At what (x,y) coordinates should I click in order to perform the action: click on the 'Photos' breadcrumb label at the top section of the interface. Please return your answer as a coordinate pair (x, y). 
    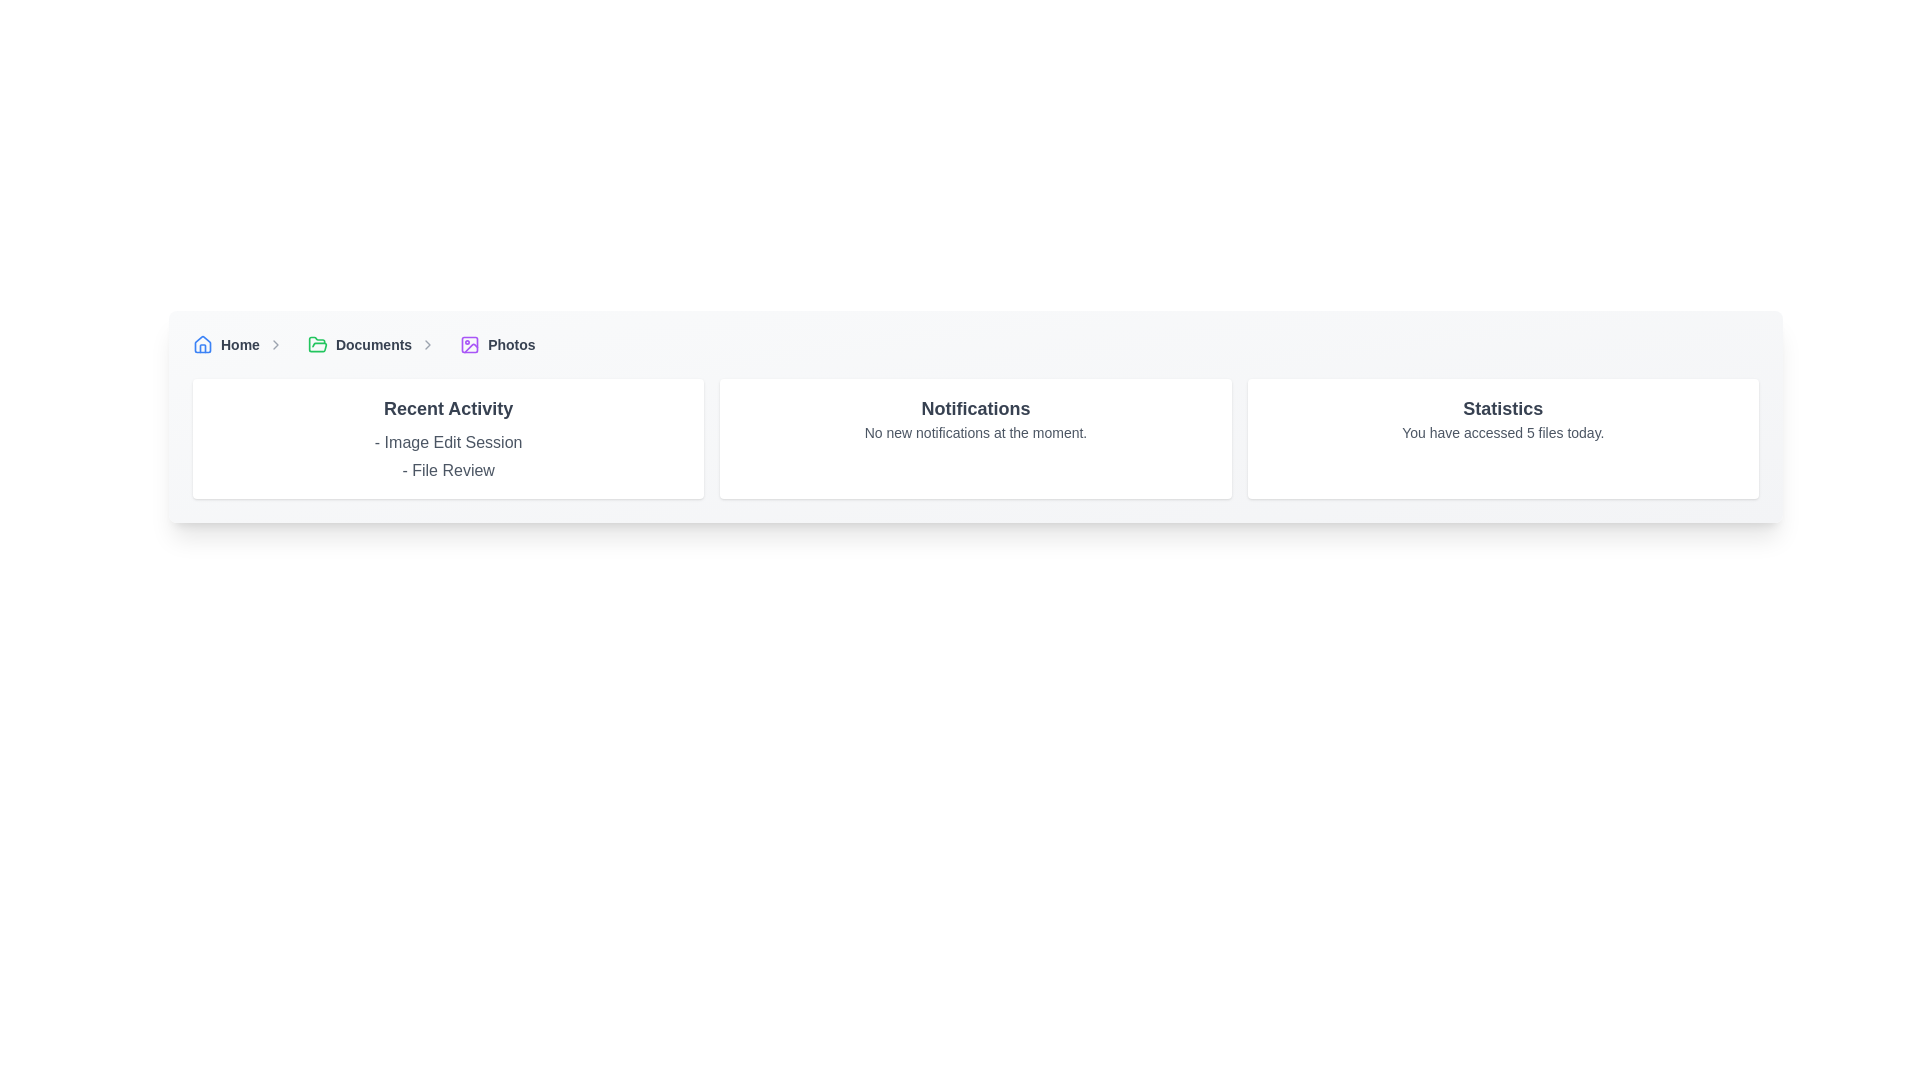
    Looking at the image, I should click on (511, 343).